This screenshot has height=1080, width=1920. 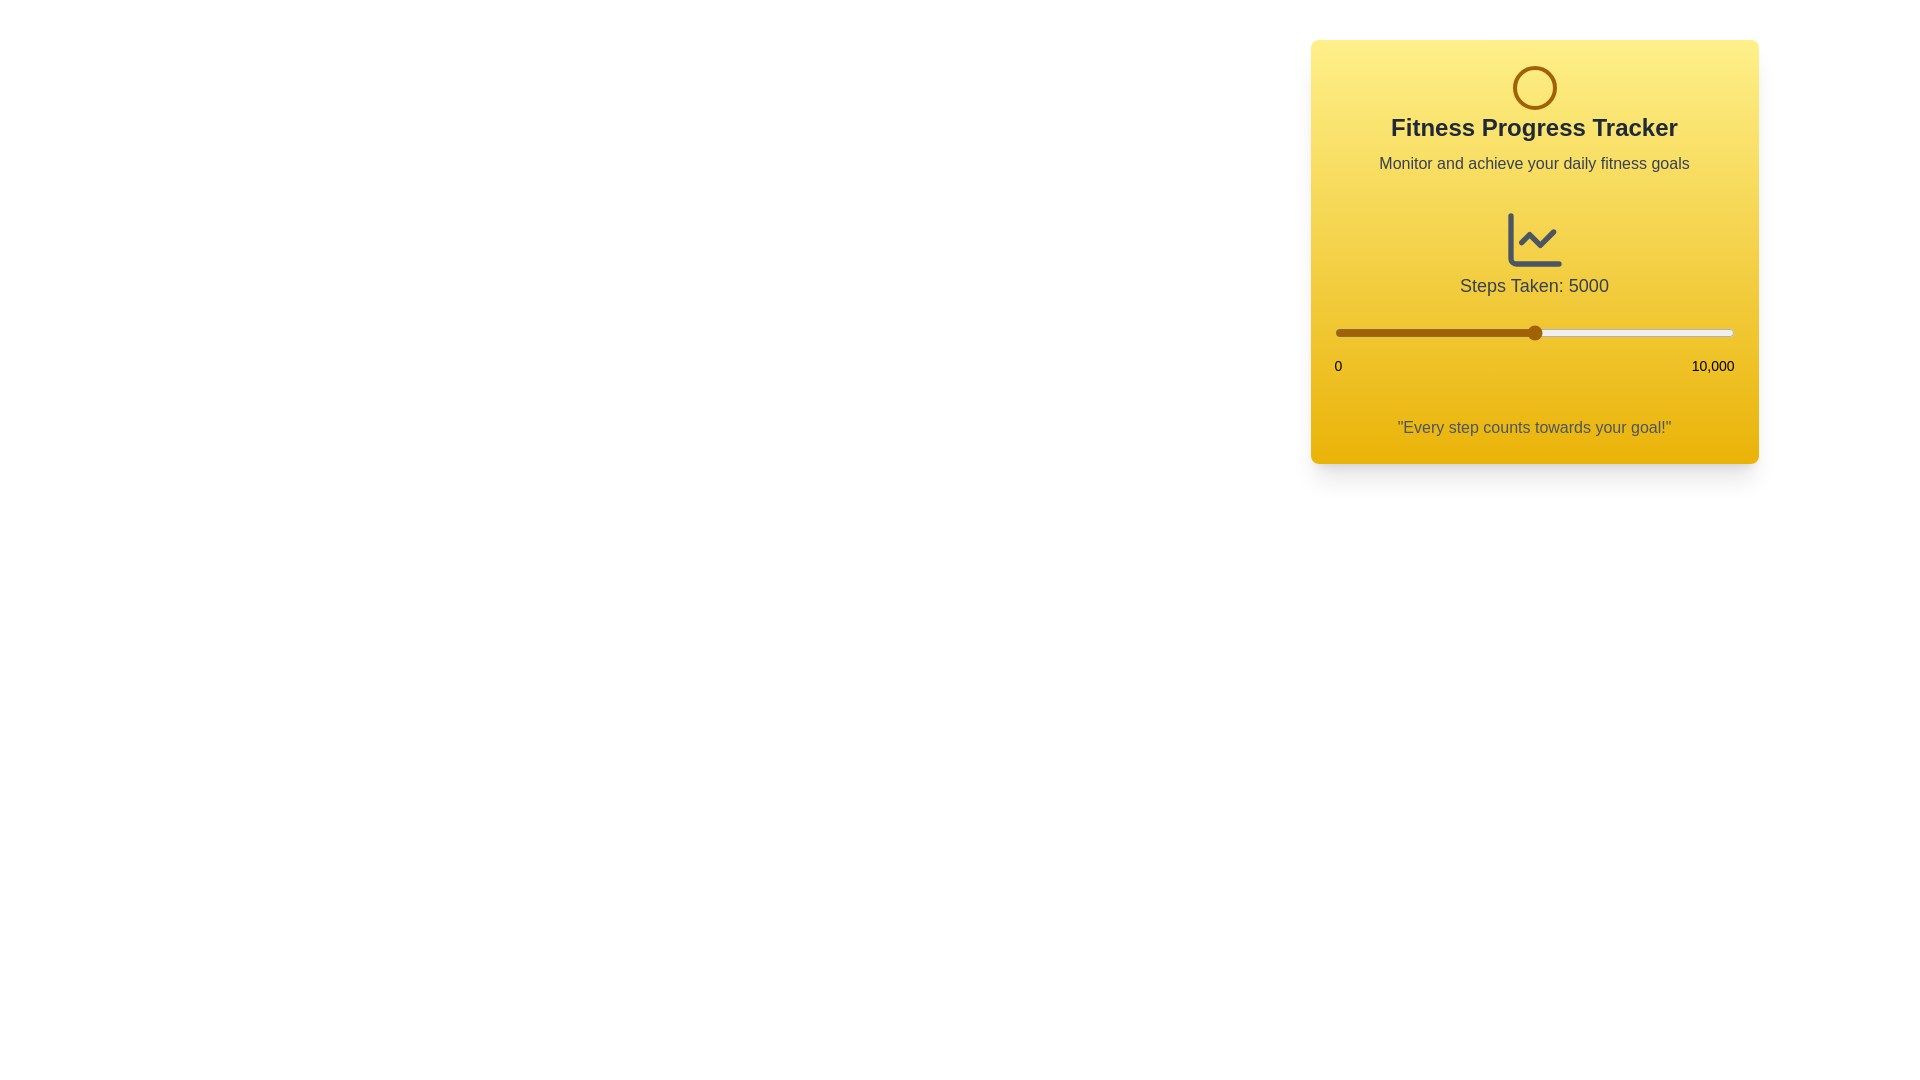 What do you see at coordinates (1665, 331) in the screenshot?
I see `the step count to 8278 using the slider` at bounding box center [1665, 331].